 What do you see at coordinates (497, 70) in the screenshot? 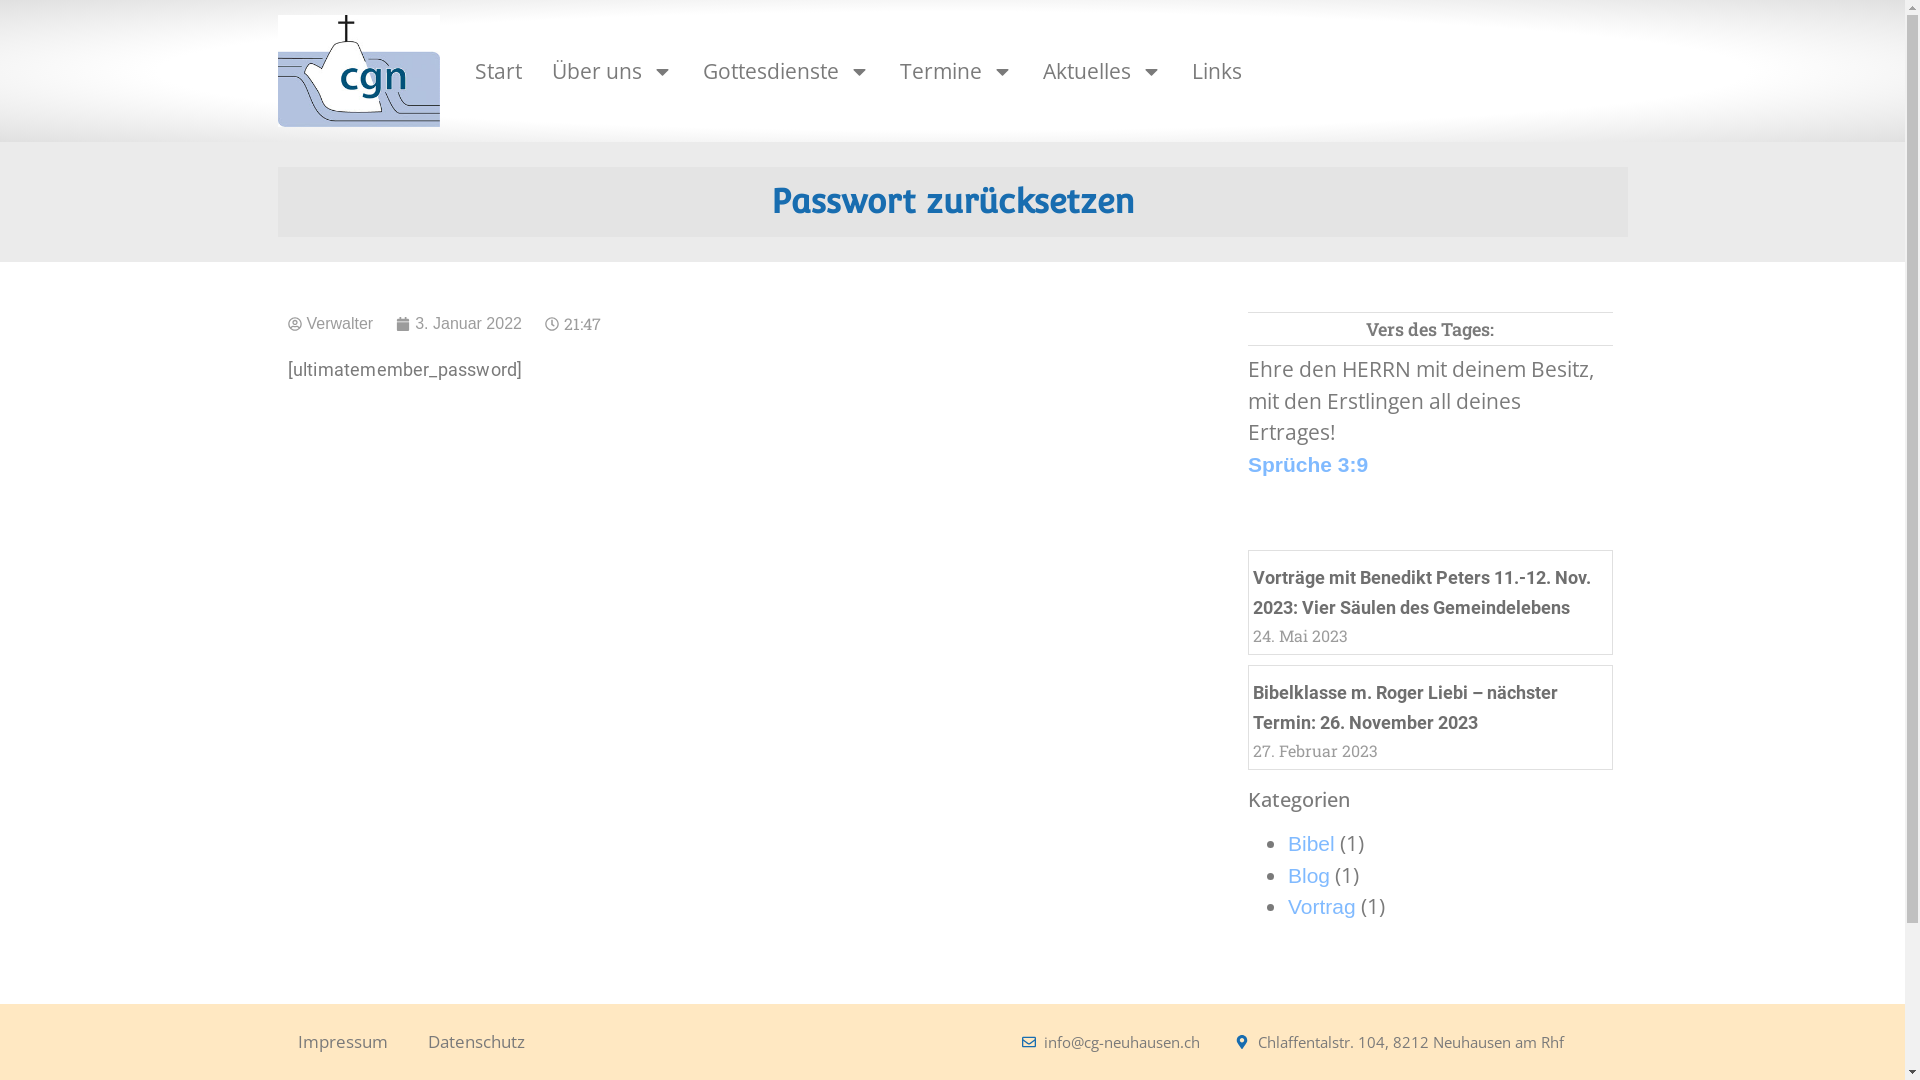
I see `'Start'` at bounding box center [497, 70].